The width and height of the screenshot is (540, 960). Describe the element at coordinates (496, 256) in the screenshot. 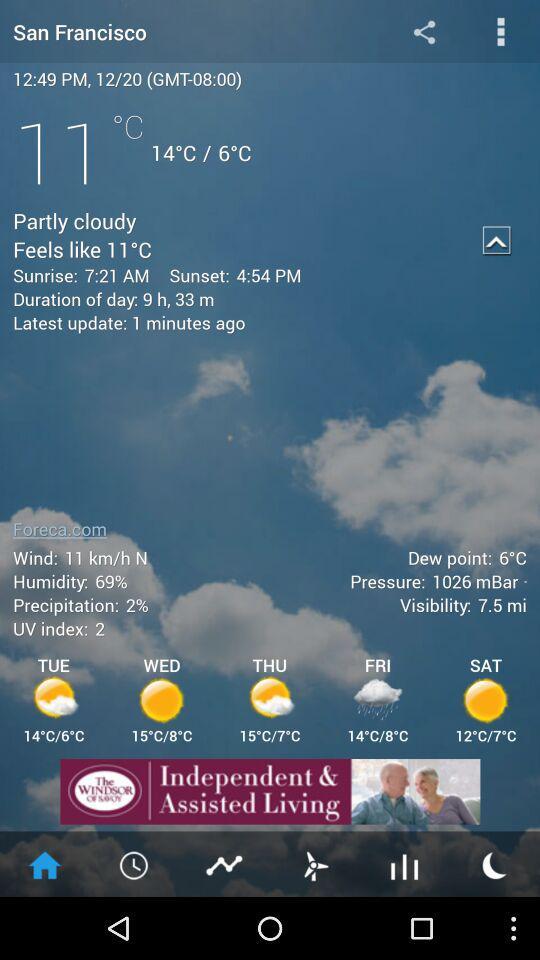

I see `the expand_less icon` at that location.